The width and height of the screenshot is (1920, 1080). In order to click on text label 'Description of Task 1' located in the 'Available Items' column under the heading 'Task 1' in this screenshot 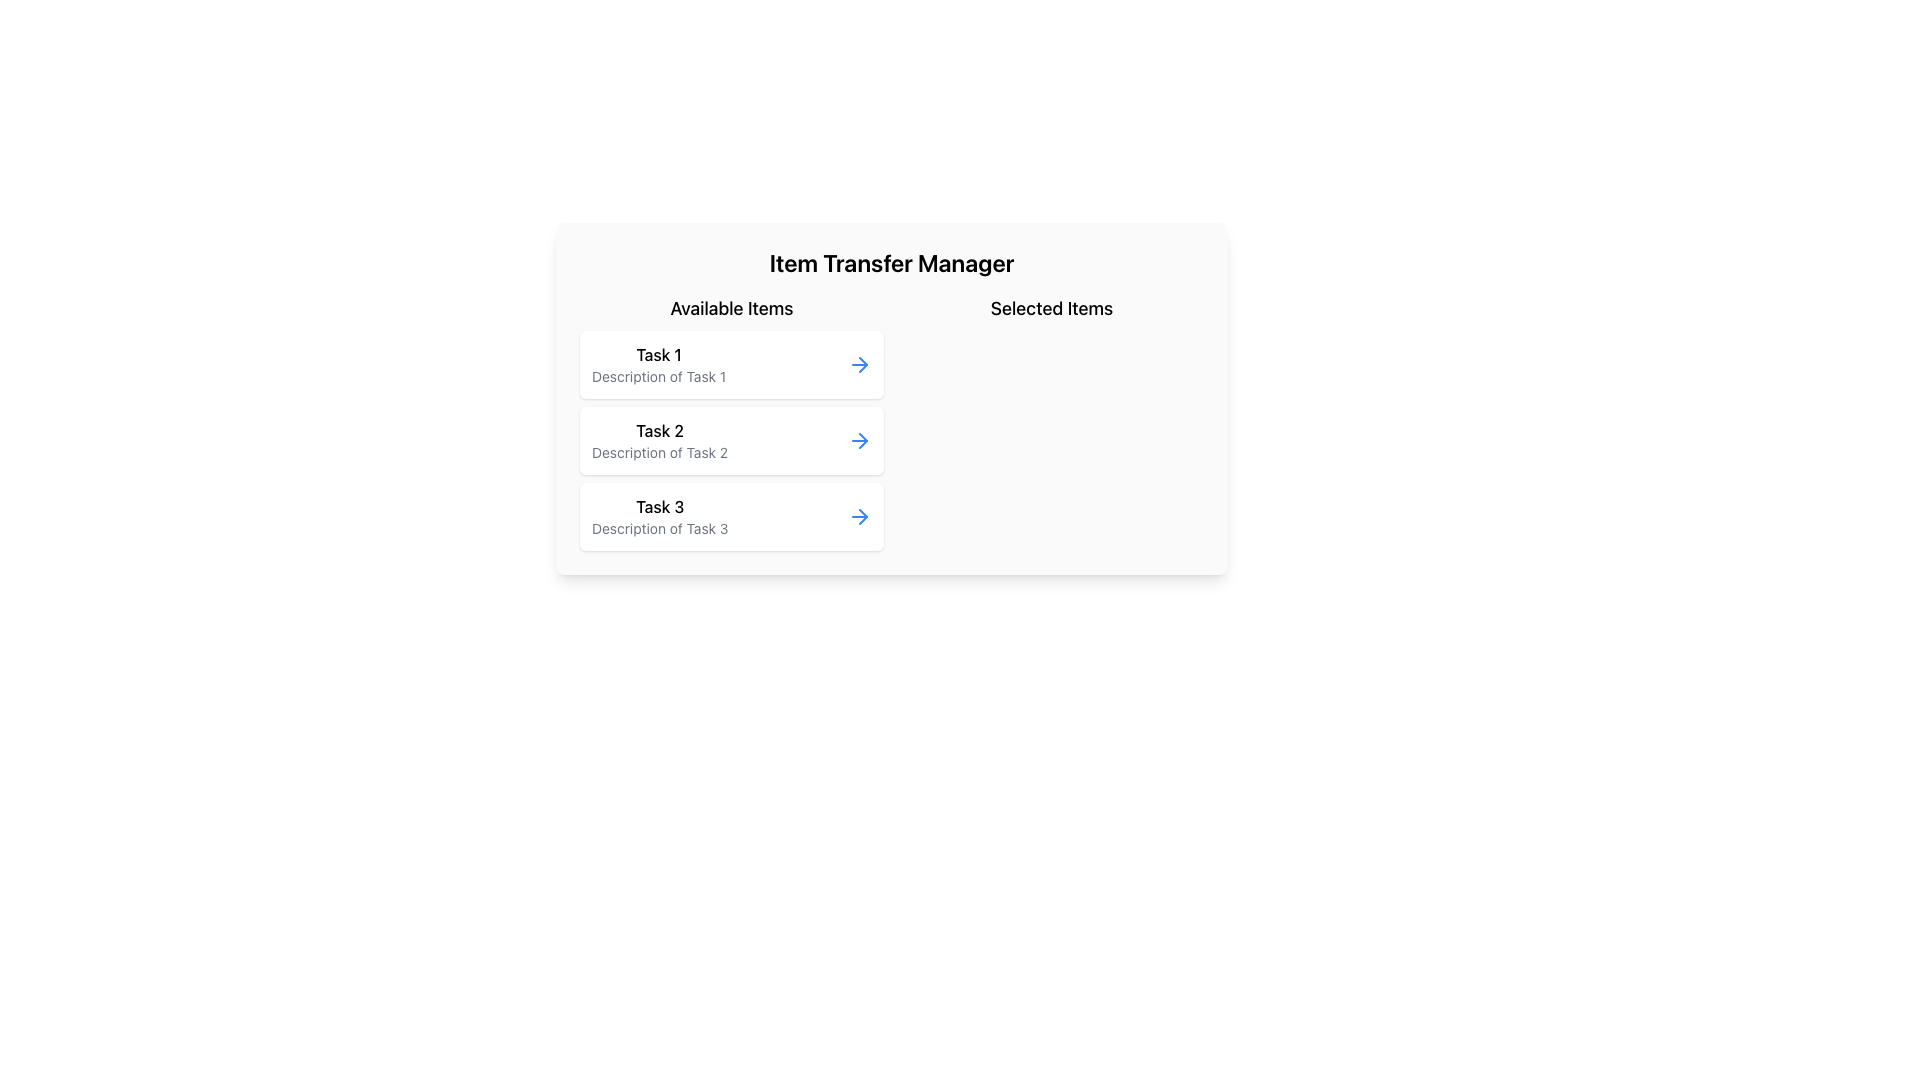, I will do `click(659, 377)`.